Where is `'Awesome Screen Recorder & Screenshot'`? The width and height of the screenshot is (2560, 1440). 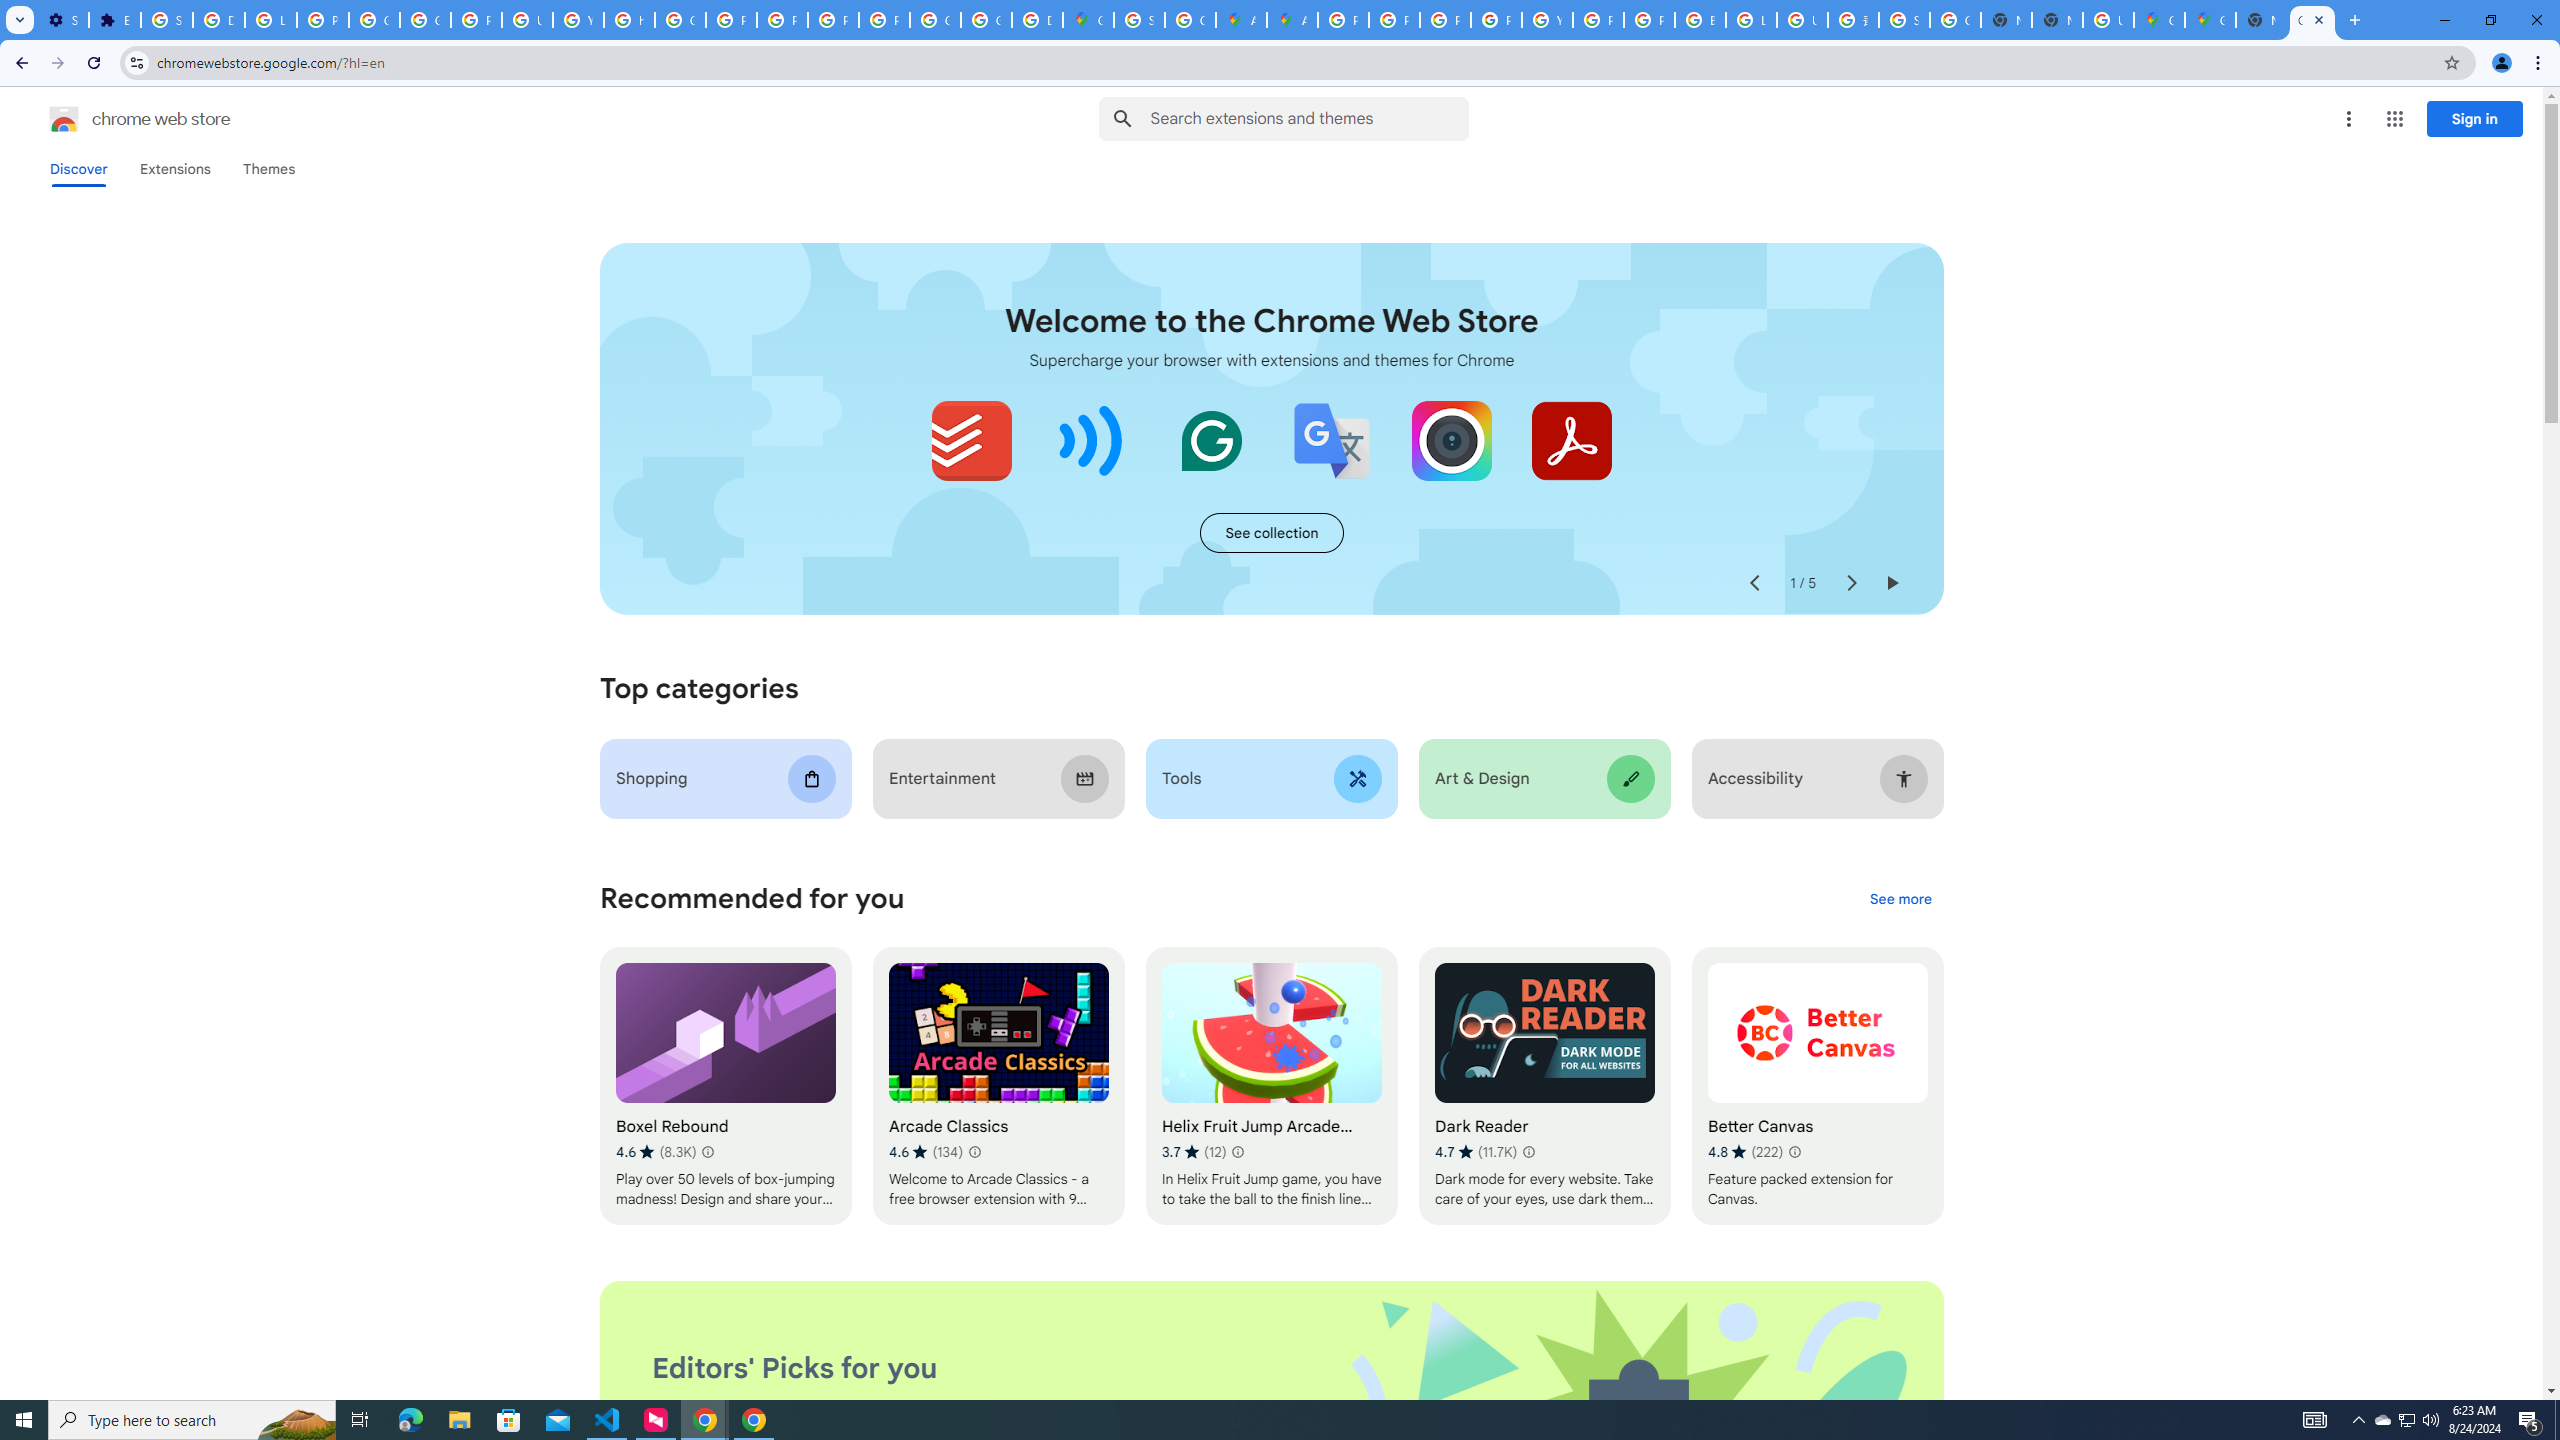 'Awesome Screen Recorder & Screenshot' is located at coordinates (1451, 440).